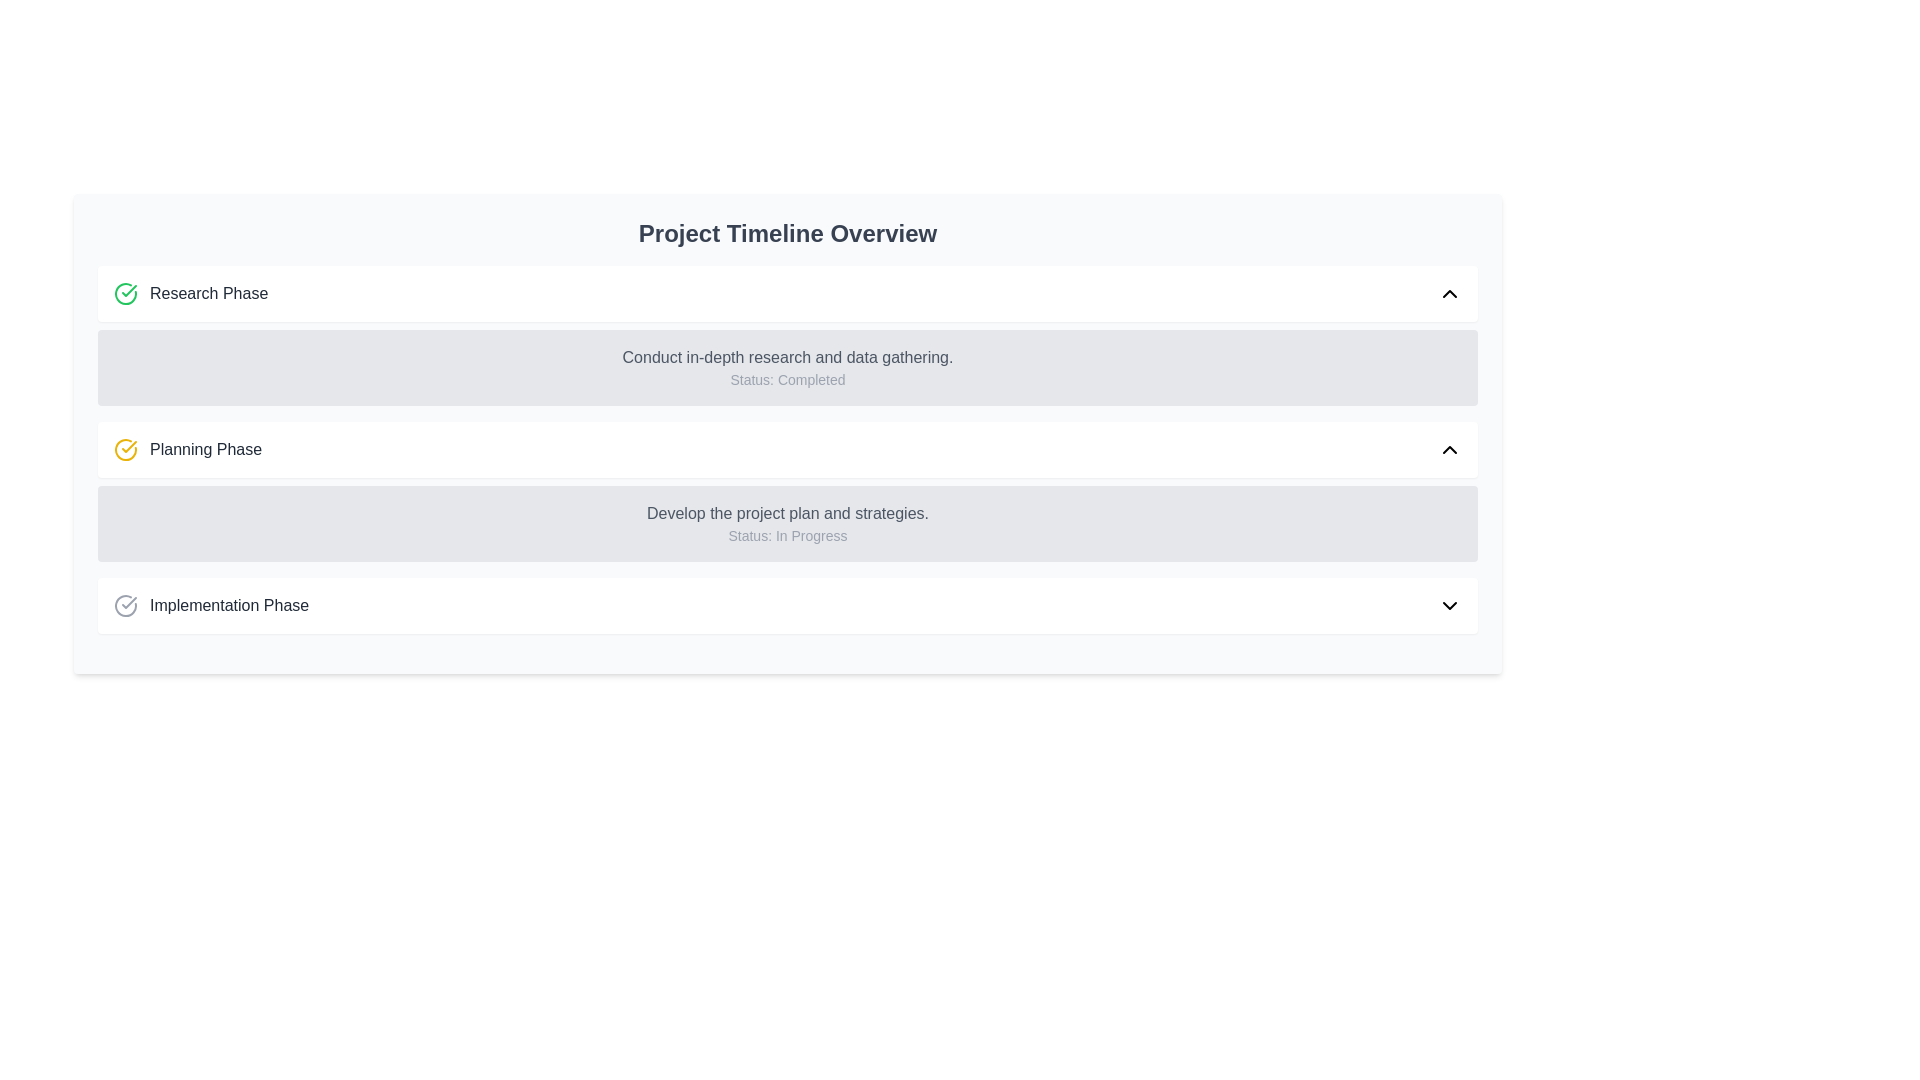 The height and width of the screenshot is (1080, 1920). What do you see at coordinates (786, 357) in the screenshot?
I see `the title text element that describes a task in the project timeline, located under the 'Research Phase' section and above the task's status text` at bounding box center [786, 357].